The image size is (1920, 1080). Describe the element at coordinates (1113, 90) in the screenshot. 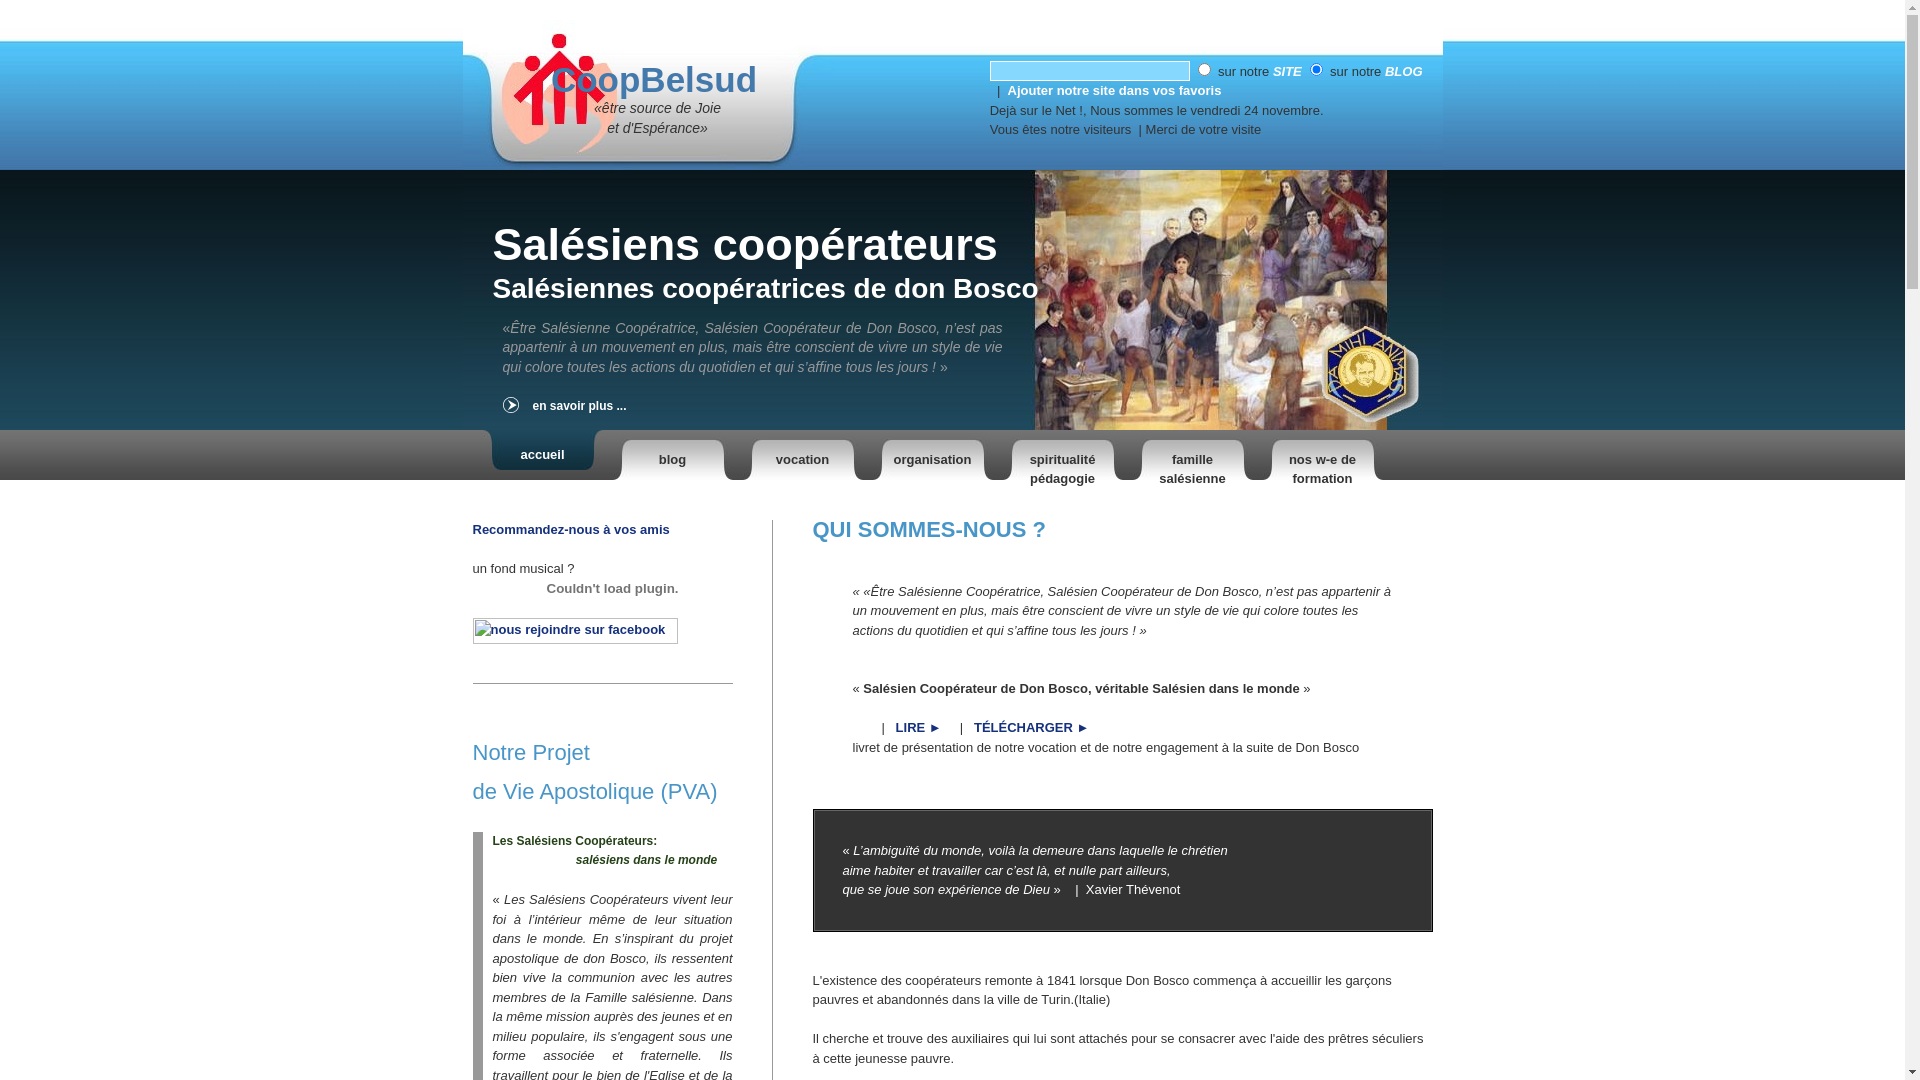

I see `'Ajouter notre site dans vos favoris'` at that location.